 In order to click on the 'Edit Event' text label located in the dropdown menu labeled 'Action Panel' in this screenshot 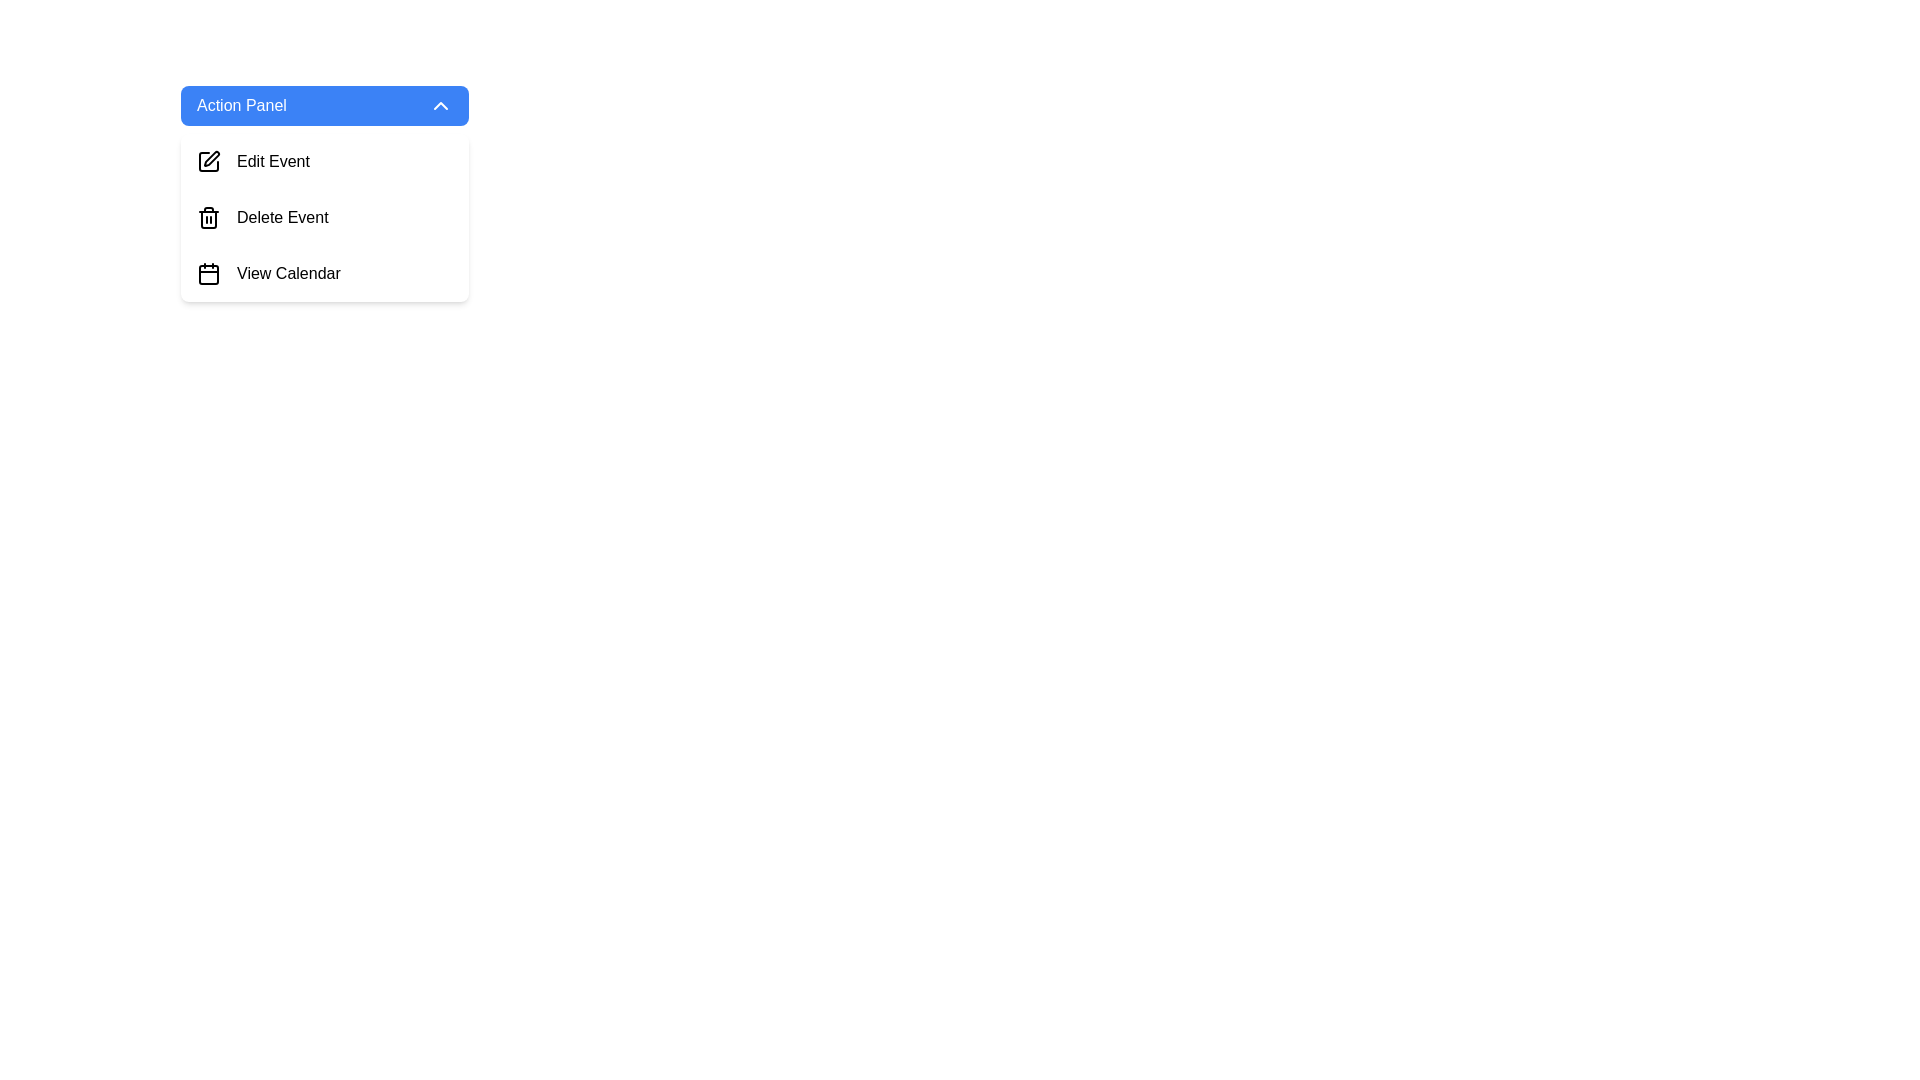, I will do `click(272, 161)`.